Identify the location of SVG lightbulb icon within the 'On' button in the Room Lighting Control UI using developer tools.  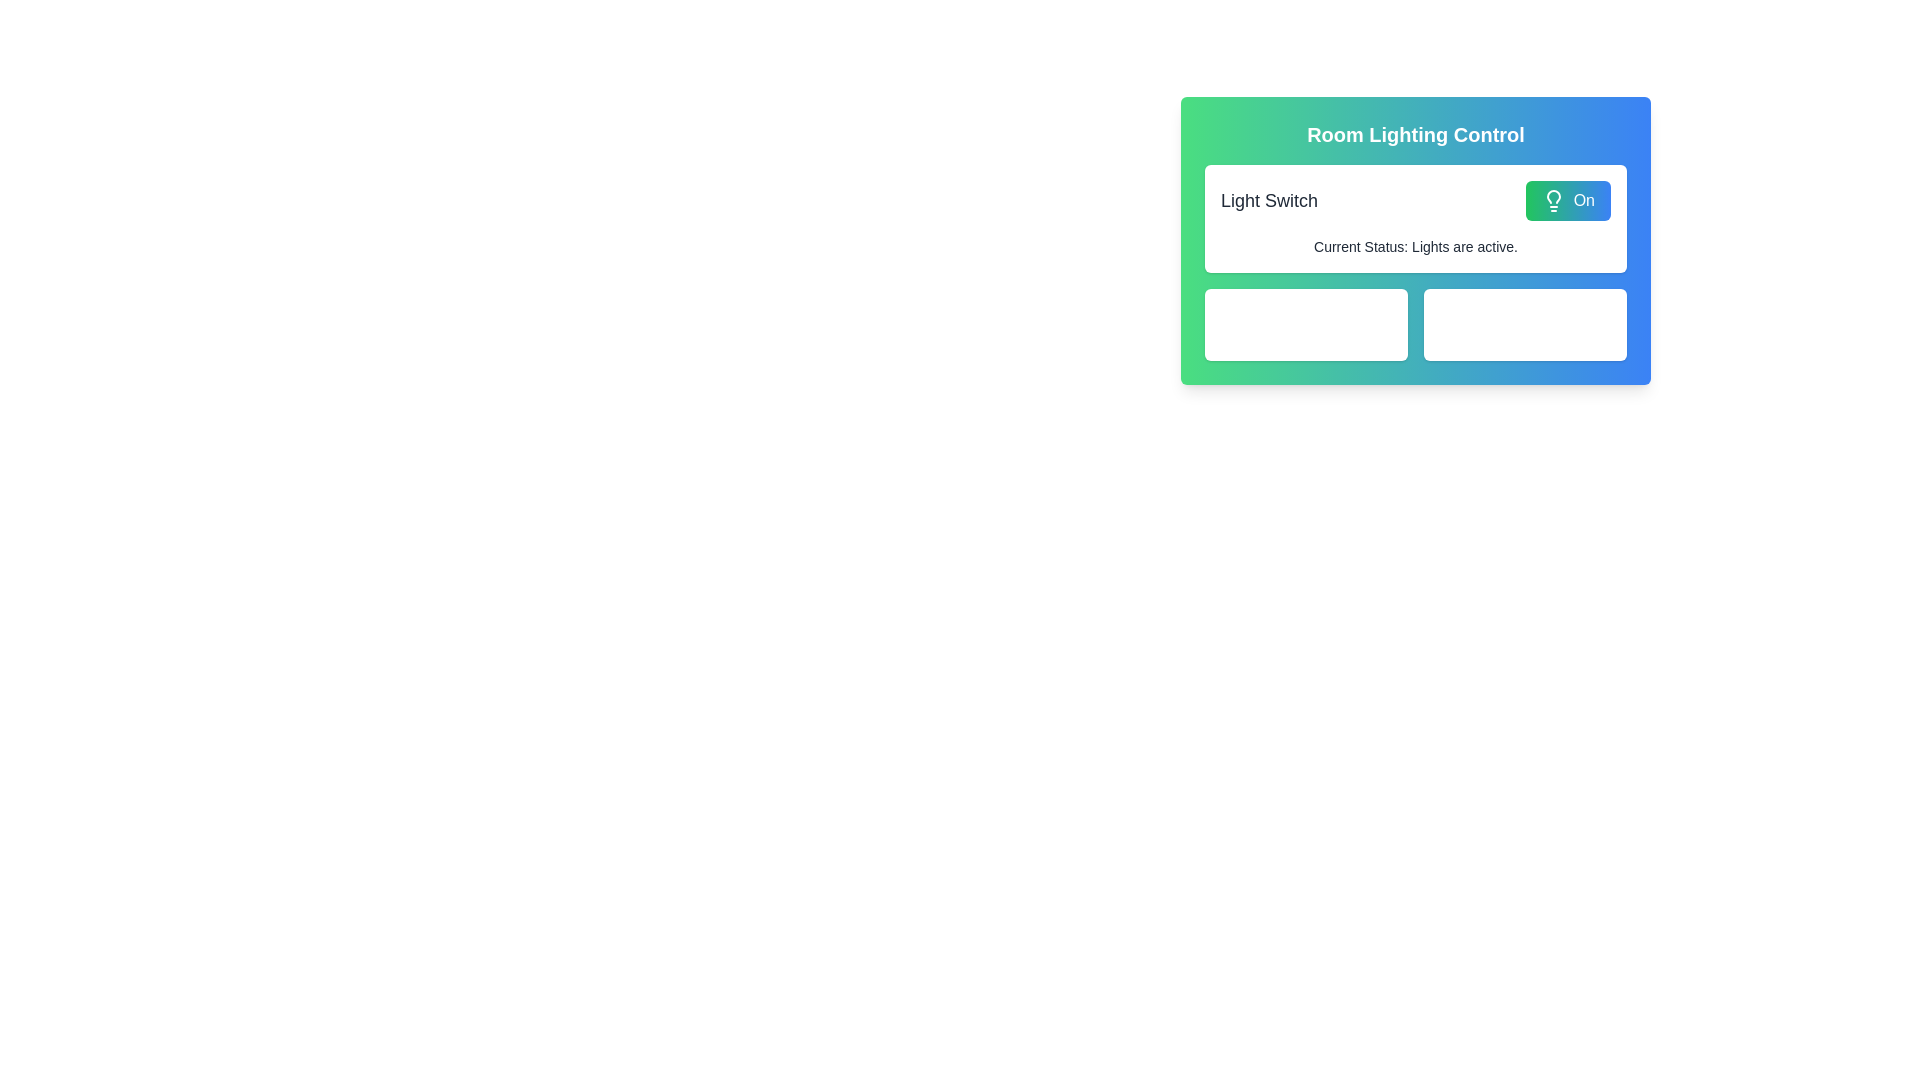
(1552, 200).